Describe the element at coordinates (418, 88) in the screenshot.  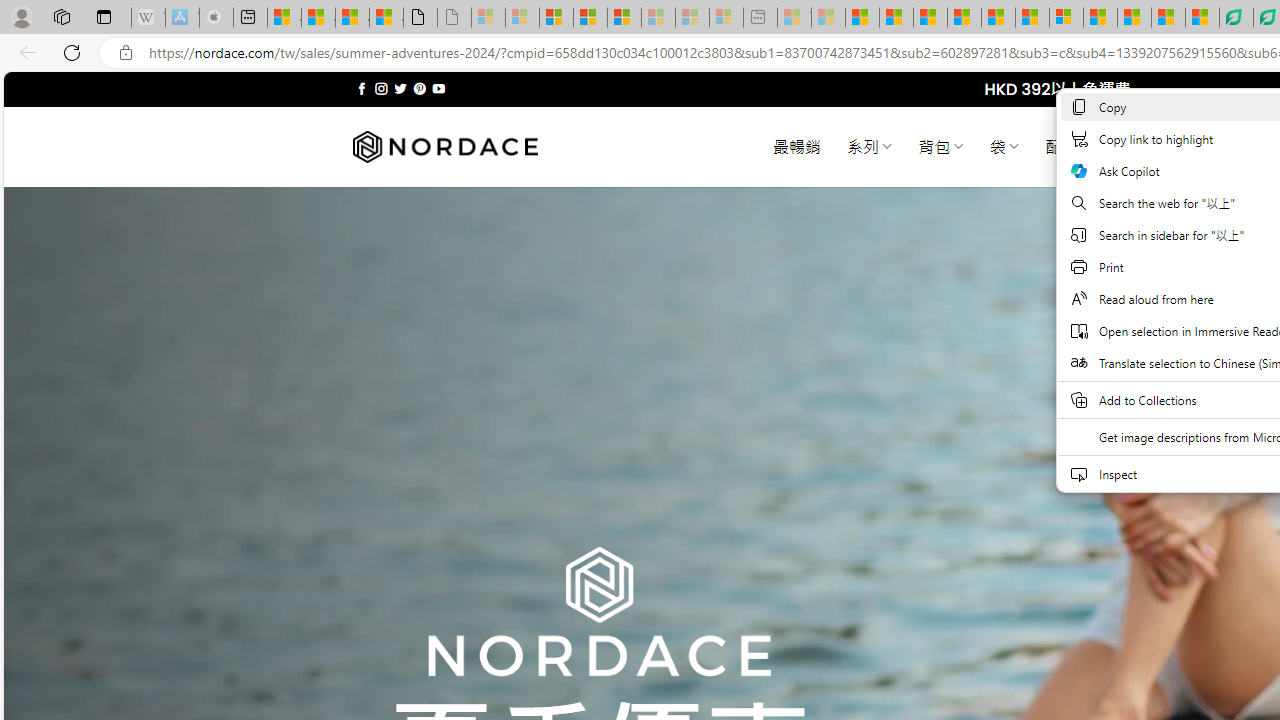
I see `'Follow on Pinterest'` at that location.